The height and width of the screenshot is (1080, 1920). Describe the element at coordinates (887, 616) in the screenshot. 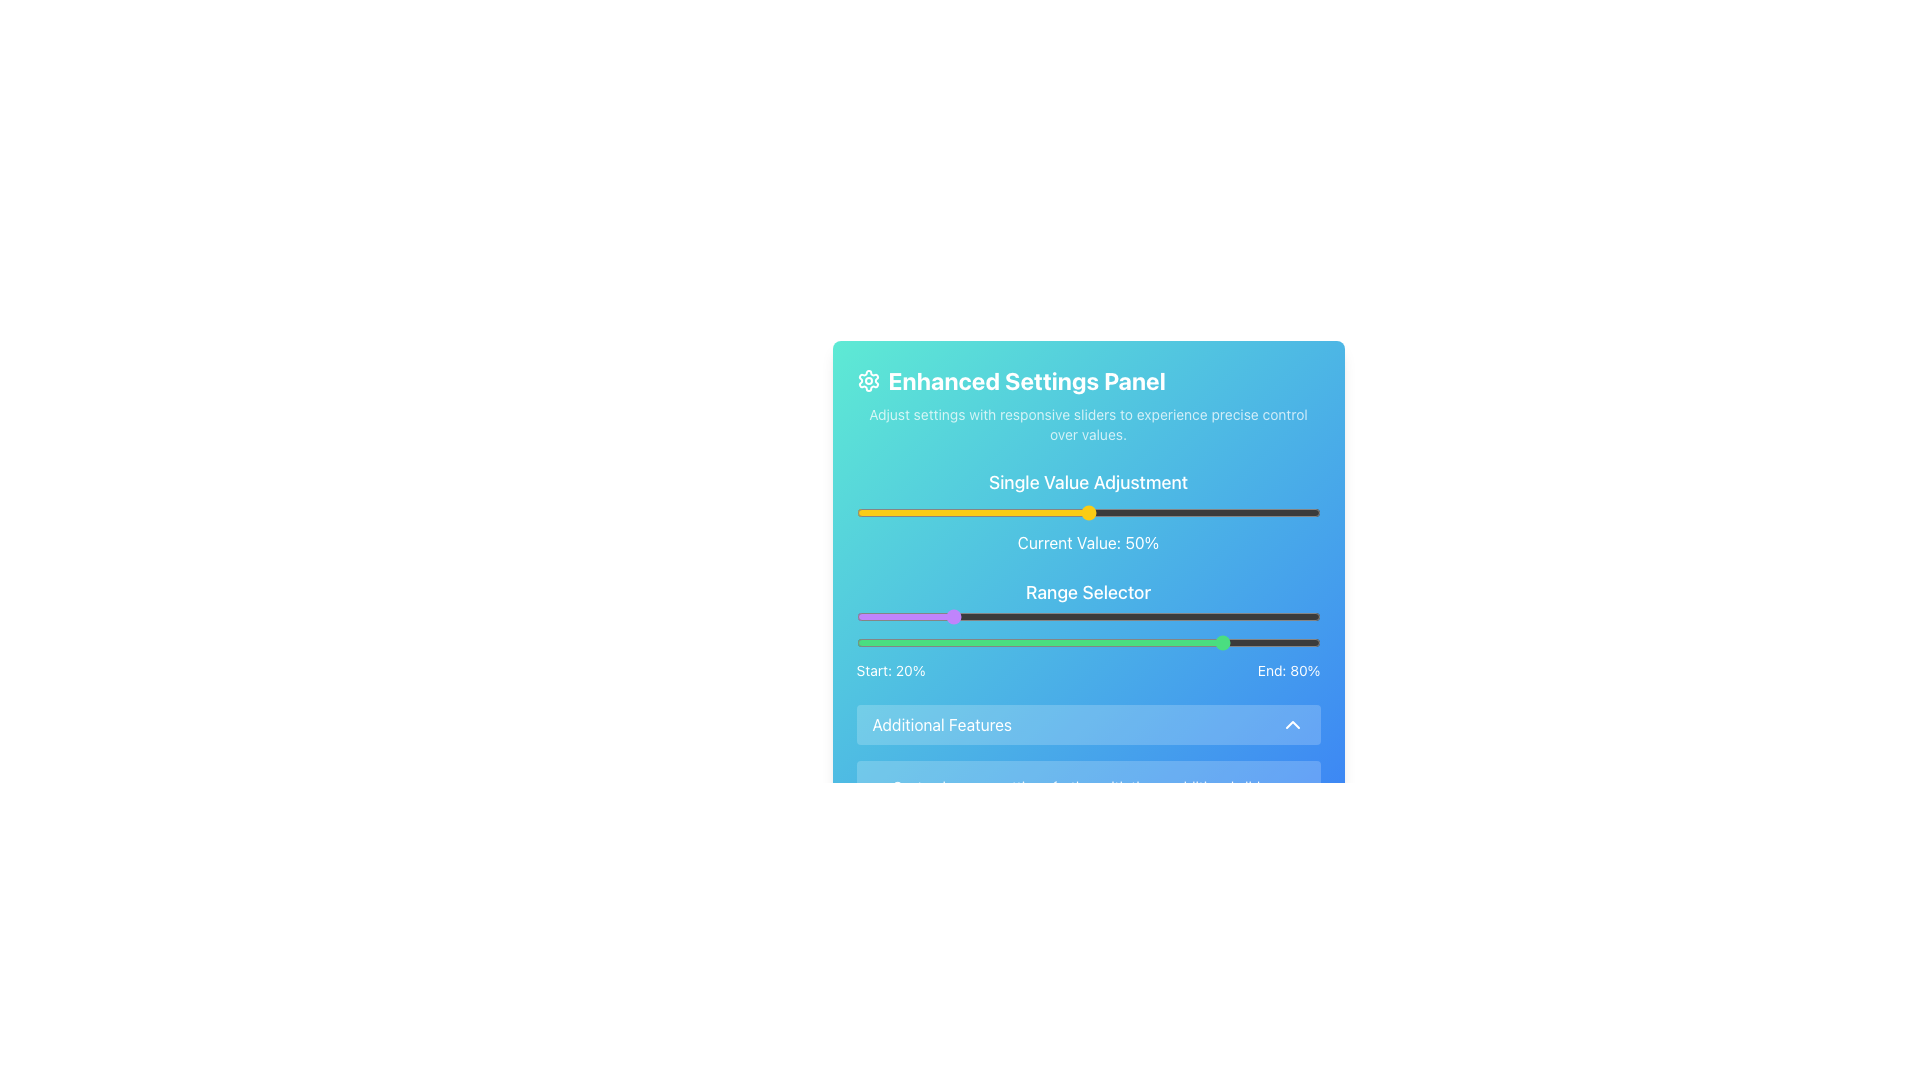

I see `the range slider` at that location.